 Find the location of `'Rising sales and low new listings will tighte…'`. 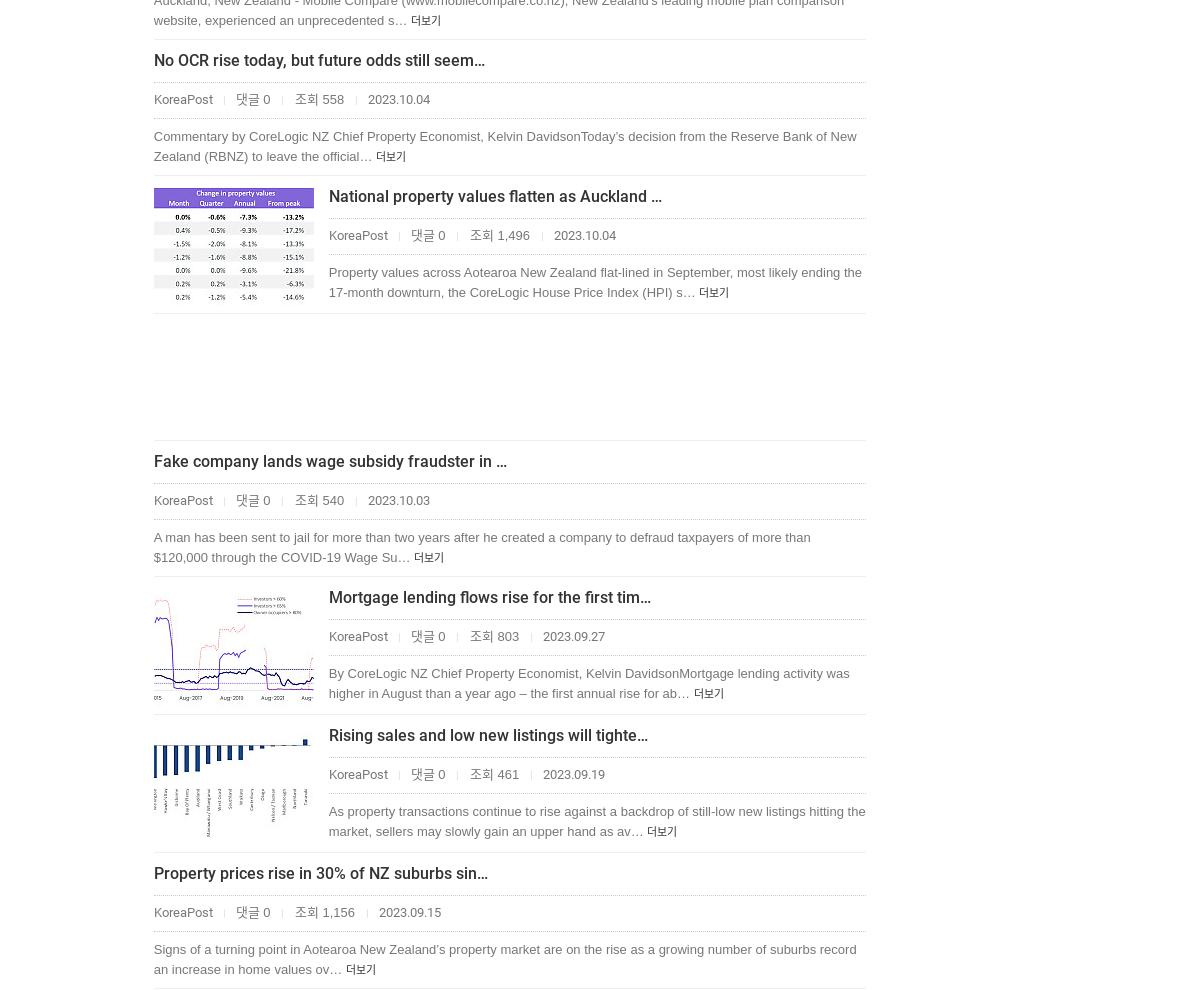

'Rising sales and low new listings will tighte…' is located at coordinates (486, 734).